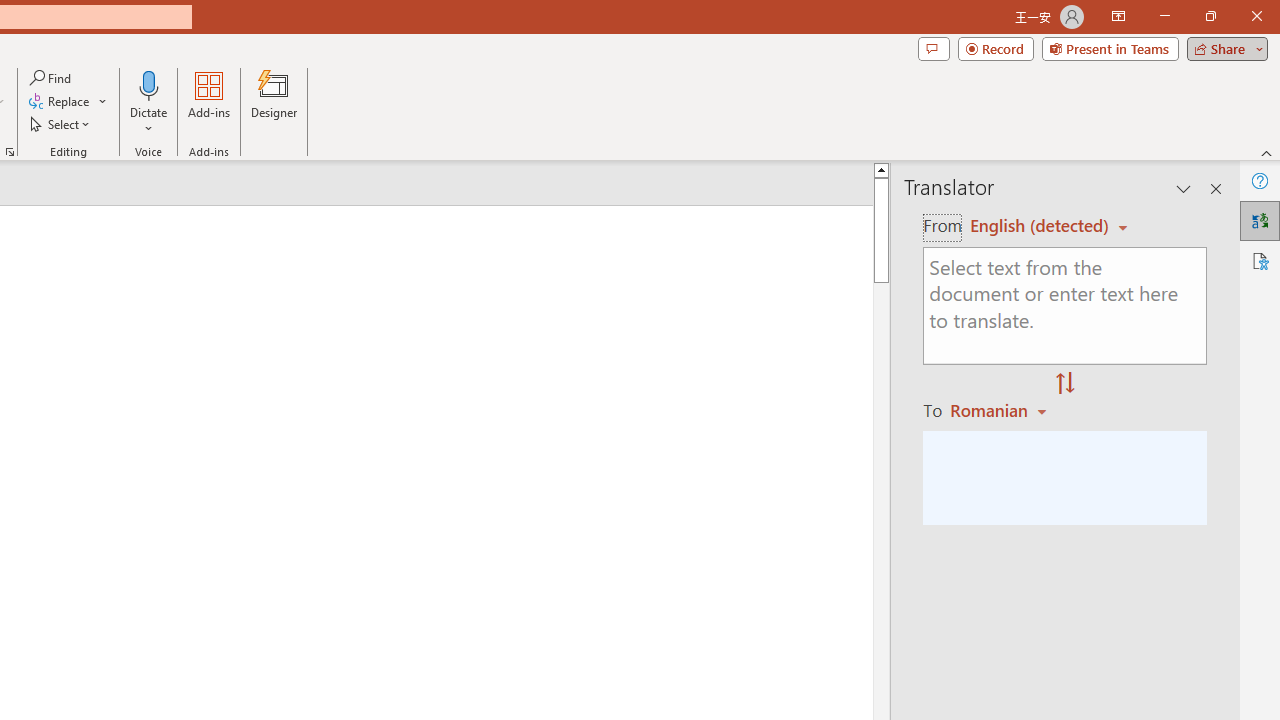 Image resolution: width=1280 pixels, height=720 pixels. What do you see at coordinates (1040, 225) in the screenshot?
I see `'Czech (detected)'` at bounding box center [1040, 225].